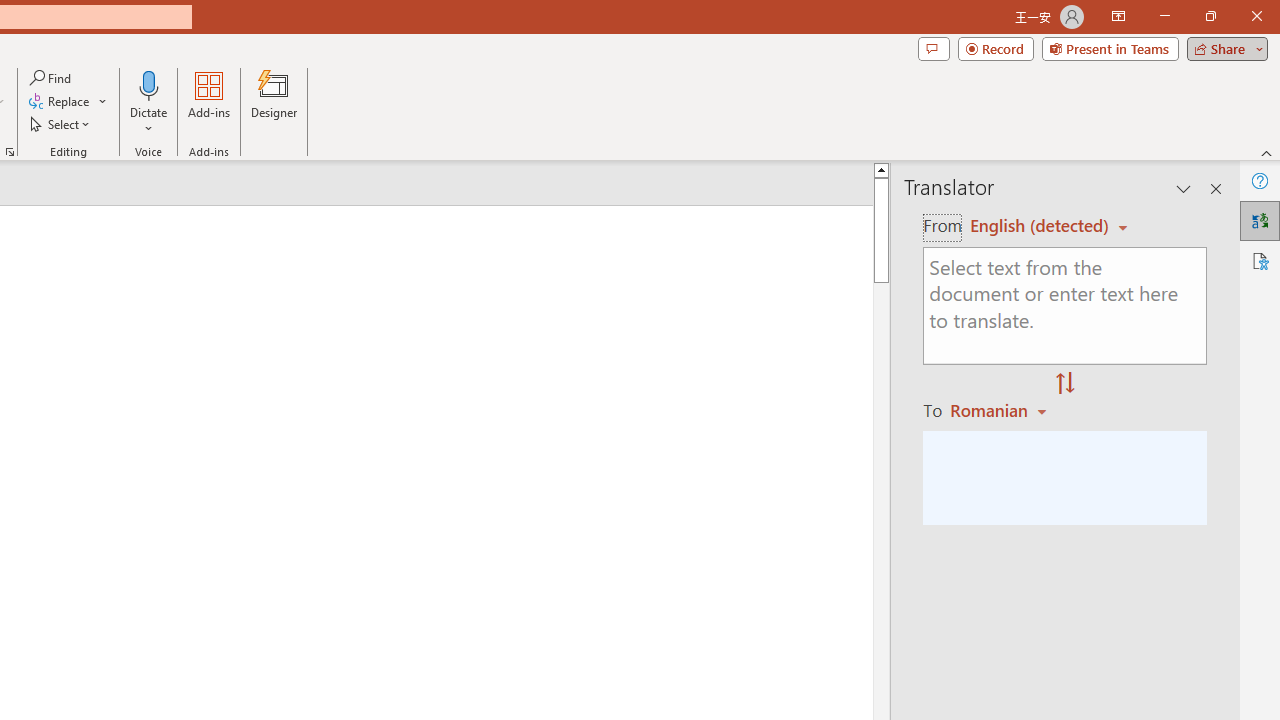 Image resolution: width=1280 pixels, height=720 pixels. What do you see at coordinates (1040, 225) in the screenshot?
I see `'Czech (detected)'` at bounding box center [1040, 225].